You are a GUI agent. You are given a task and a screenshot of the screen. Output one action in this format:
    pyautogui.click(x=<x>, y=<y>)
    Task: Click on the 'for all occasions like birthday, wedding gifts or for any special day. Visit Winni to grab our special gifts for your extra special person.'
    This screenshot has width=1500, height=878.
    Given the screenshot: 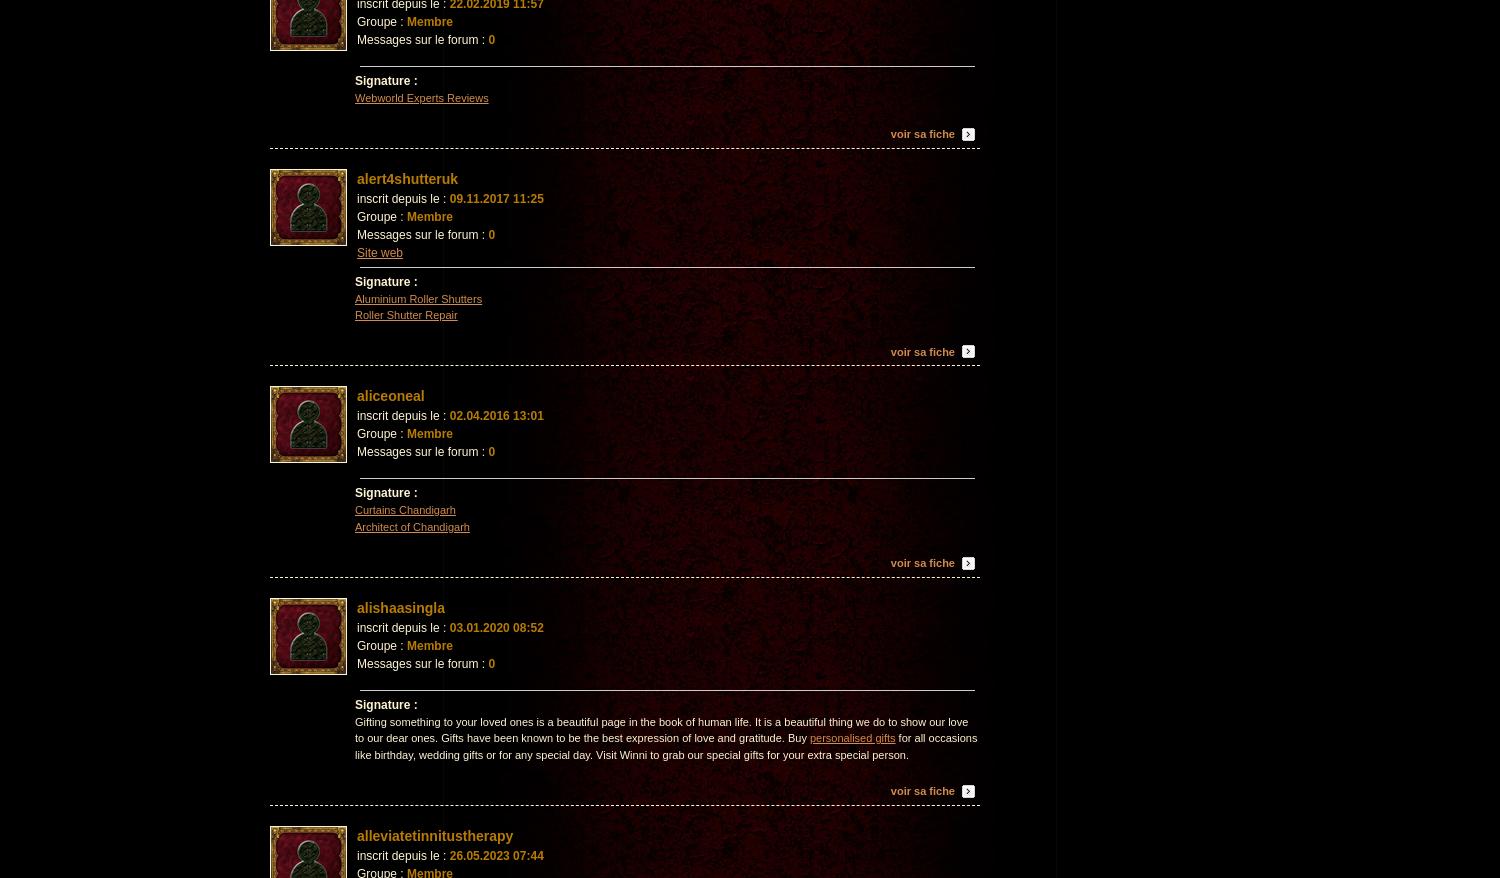 What is the action you would take?
    pyautogui.click(x=666, y=745)
    